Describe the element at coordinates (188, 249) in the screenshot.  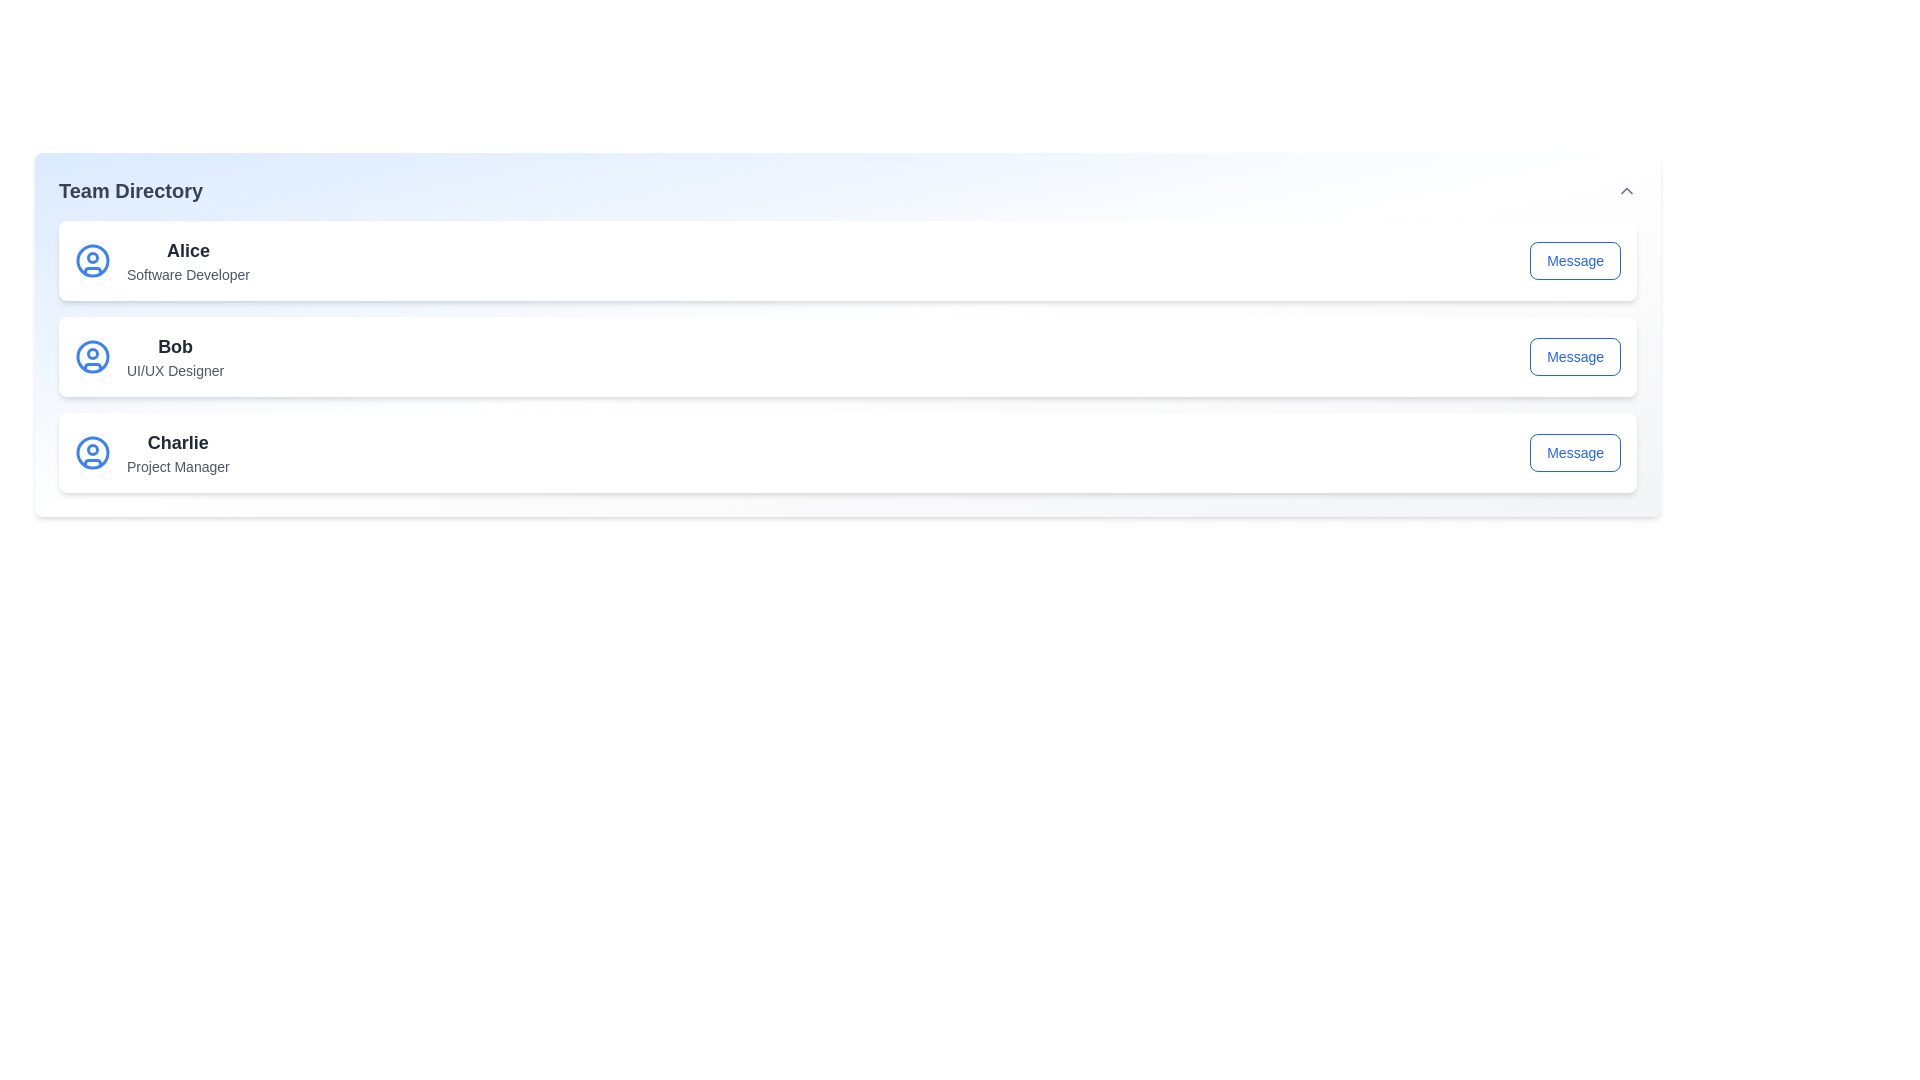
I see `the static text label displaying 'Alice' in bold, black font, which is located in the top-left section of the interface under the 'Team Directory' title` at that location.